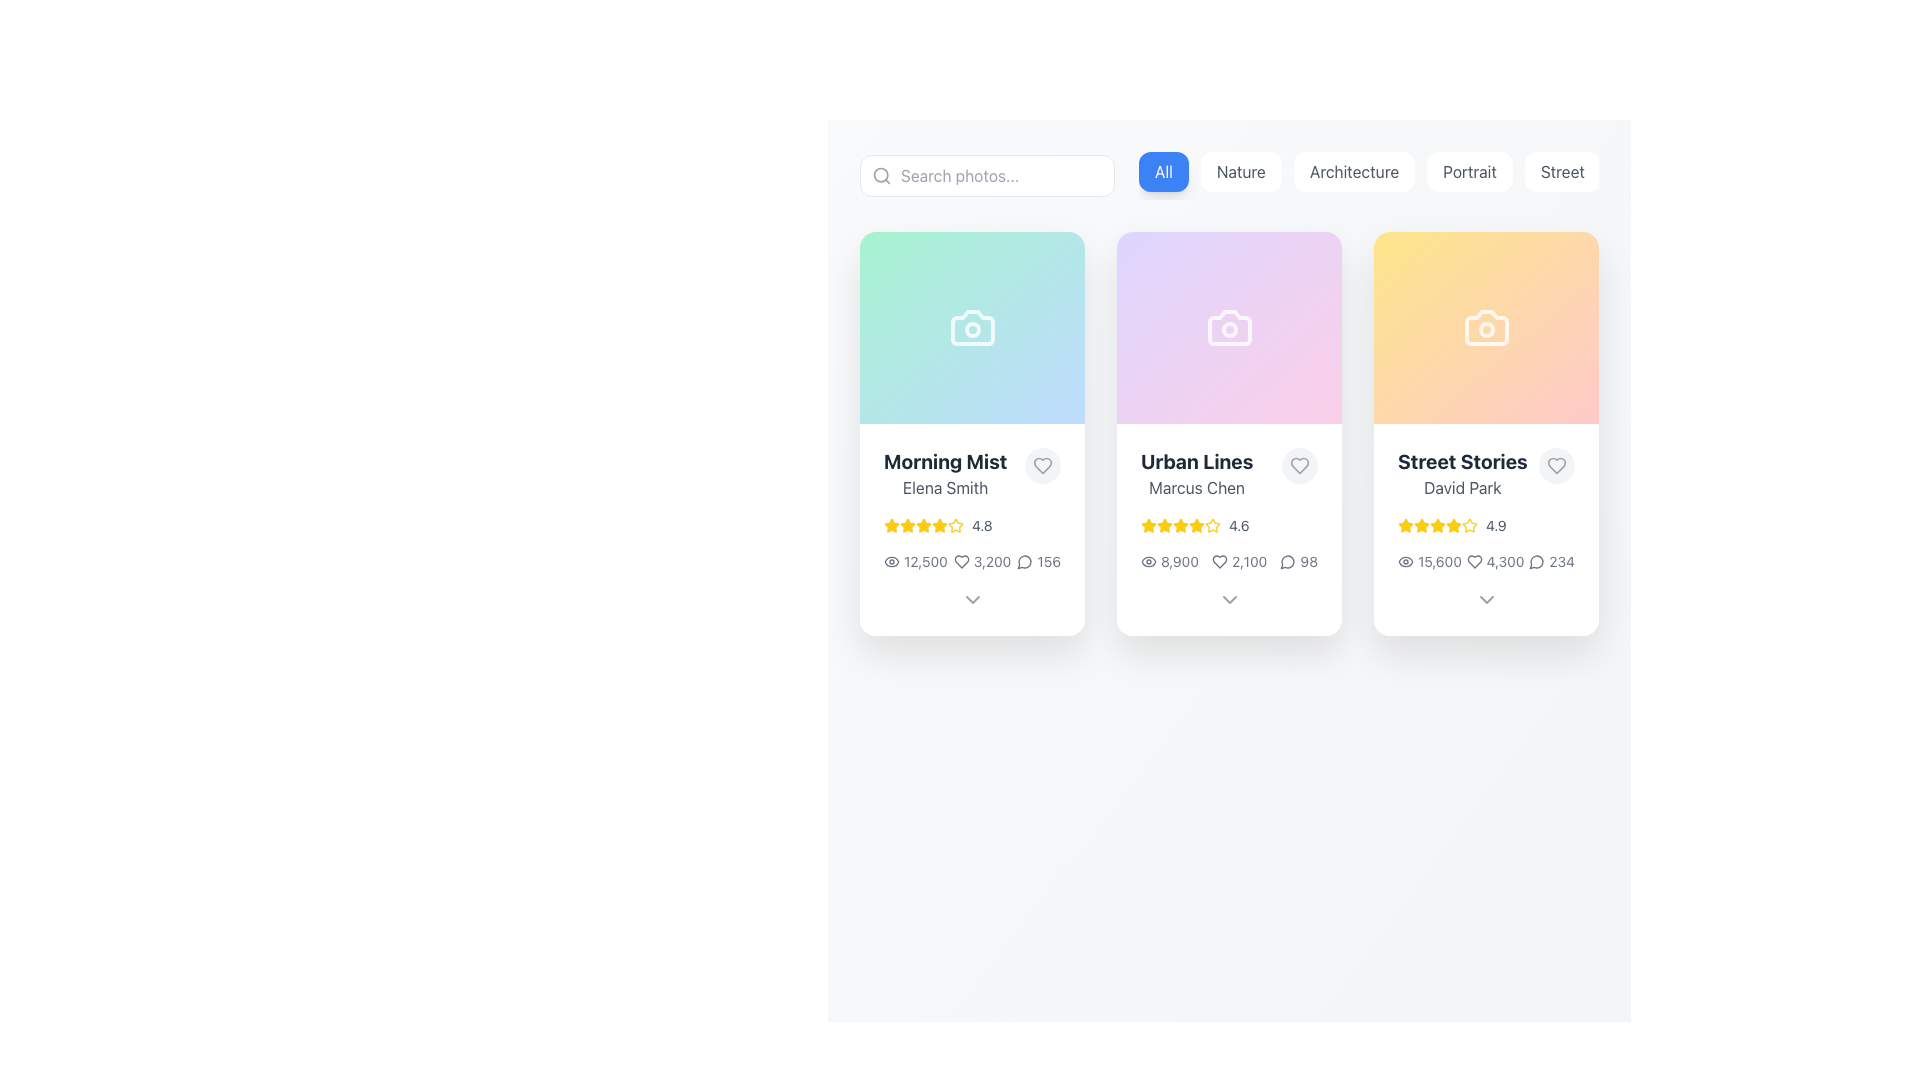 The image size is (1920, 1080). I want to click on the eye icon located in the footer section of the 'Street Stories' card, so click(1405, 562).